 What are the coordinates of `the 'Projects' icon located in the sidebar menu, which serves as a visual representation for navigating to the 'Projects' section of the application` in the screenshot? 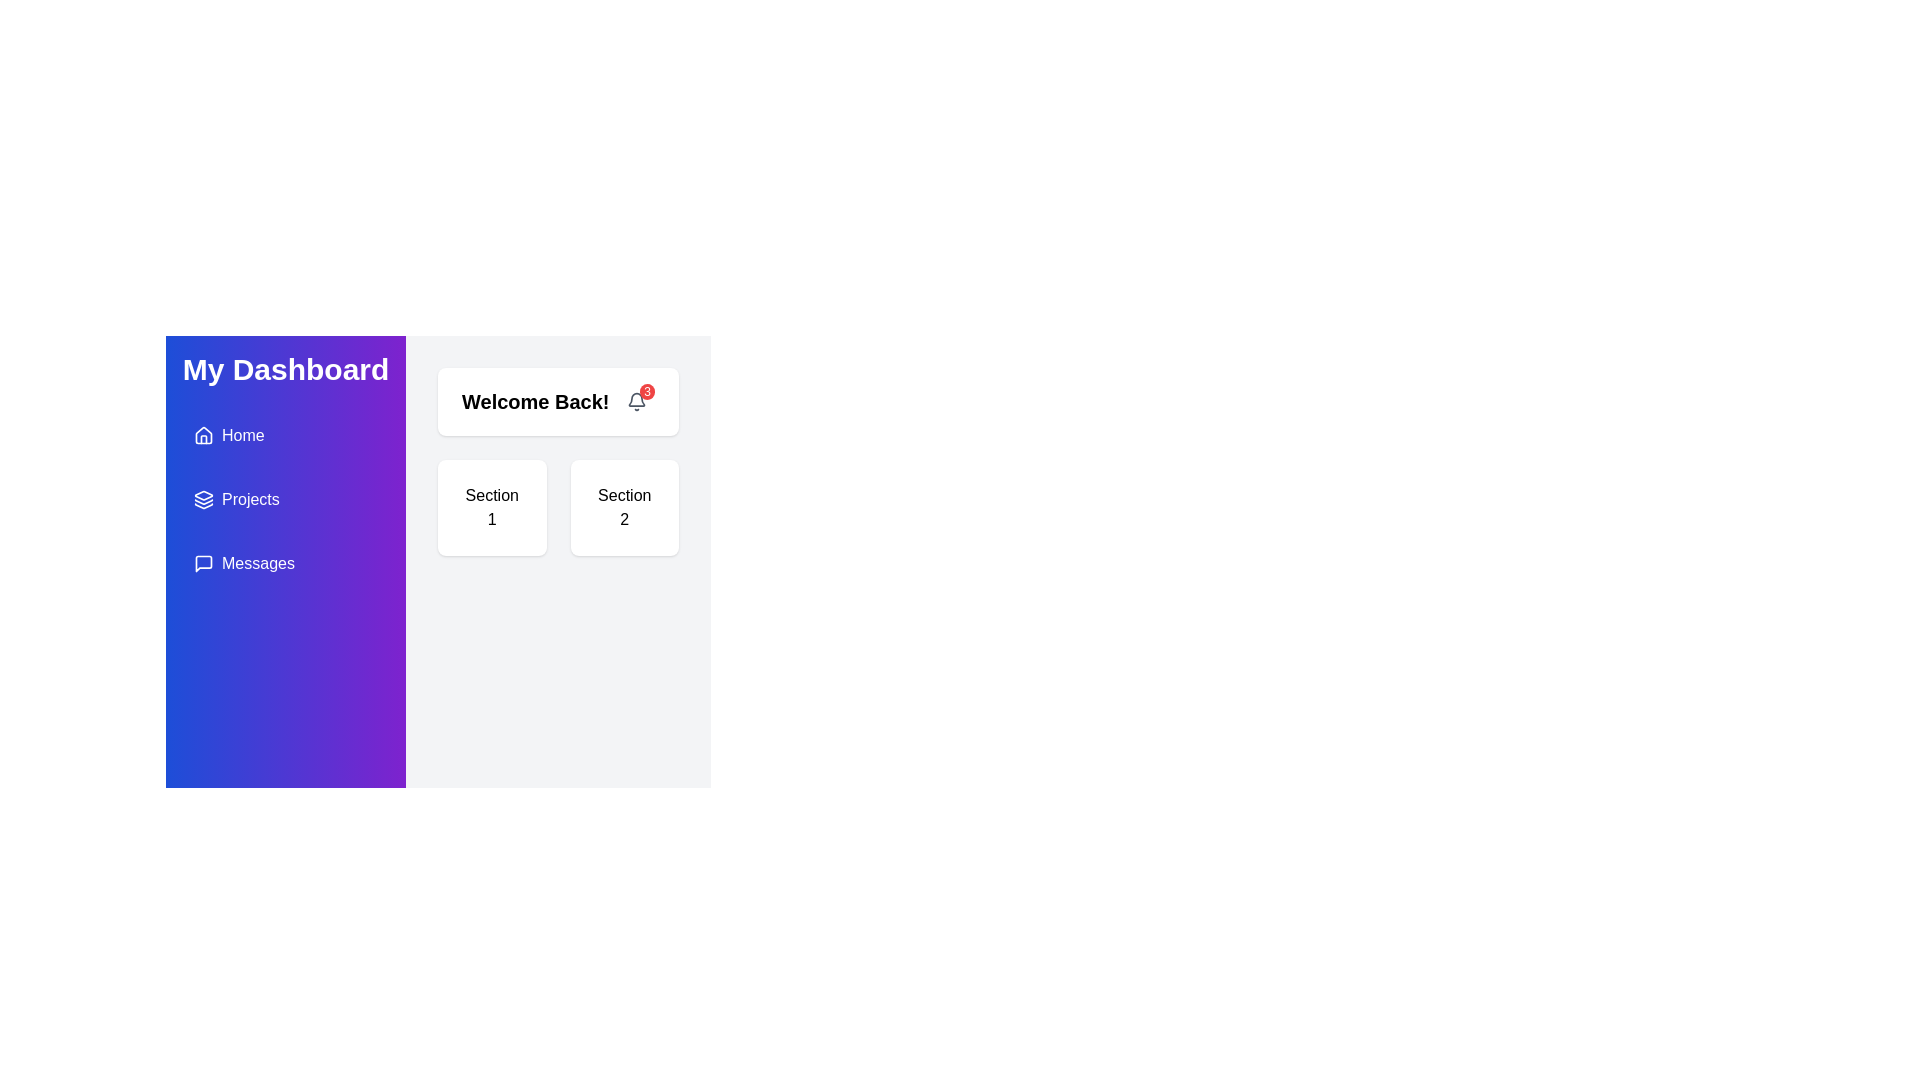 It's located at (203, 499).